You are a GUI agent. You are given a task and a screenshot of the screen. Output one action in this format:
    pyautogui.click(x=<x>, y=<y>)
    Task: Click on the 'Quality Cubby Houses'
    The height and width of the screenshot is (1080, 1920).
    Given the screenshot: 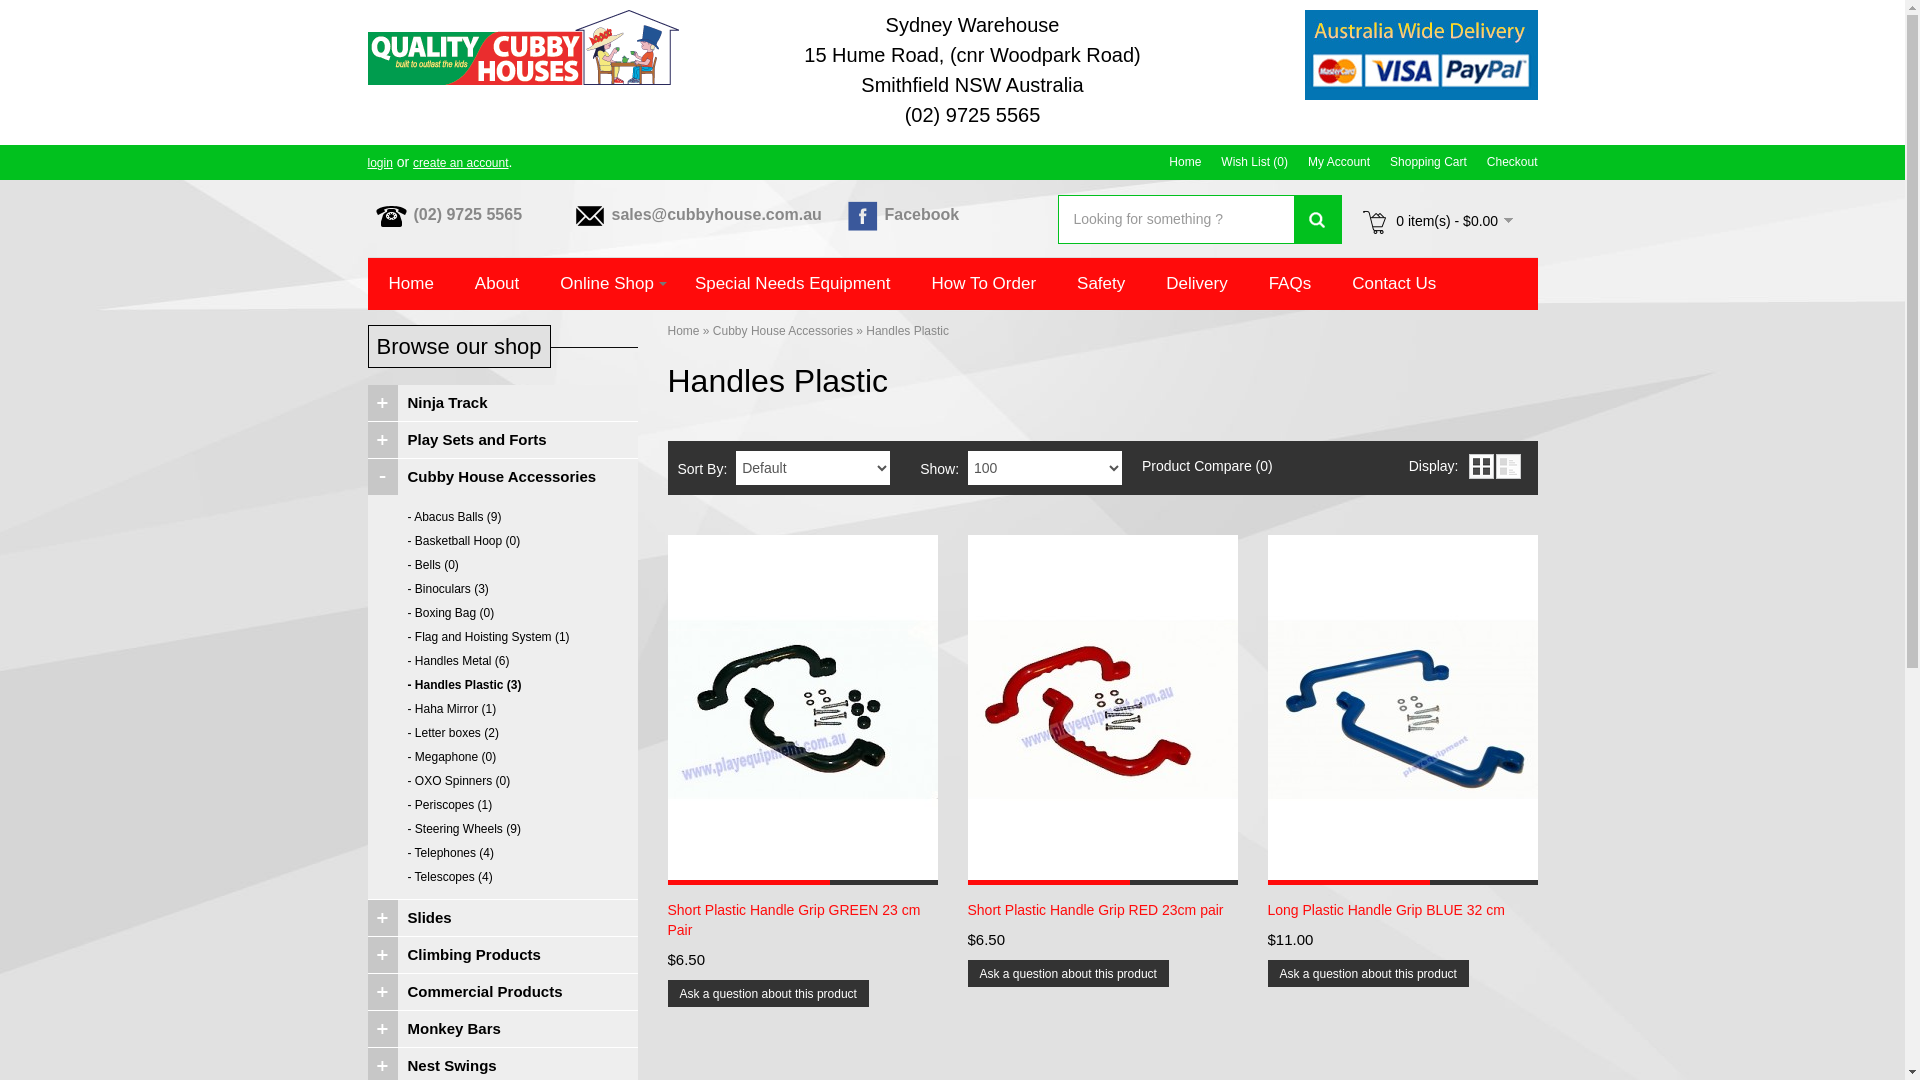 What is the action you would take?
    pyautogui.click(x=523, y=46)
    